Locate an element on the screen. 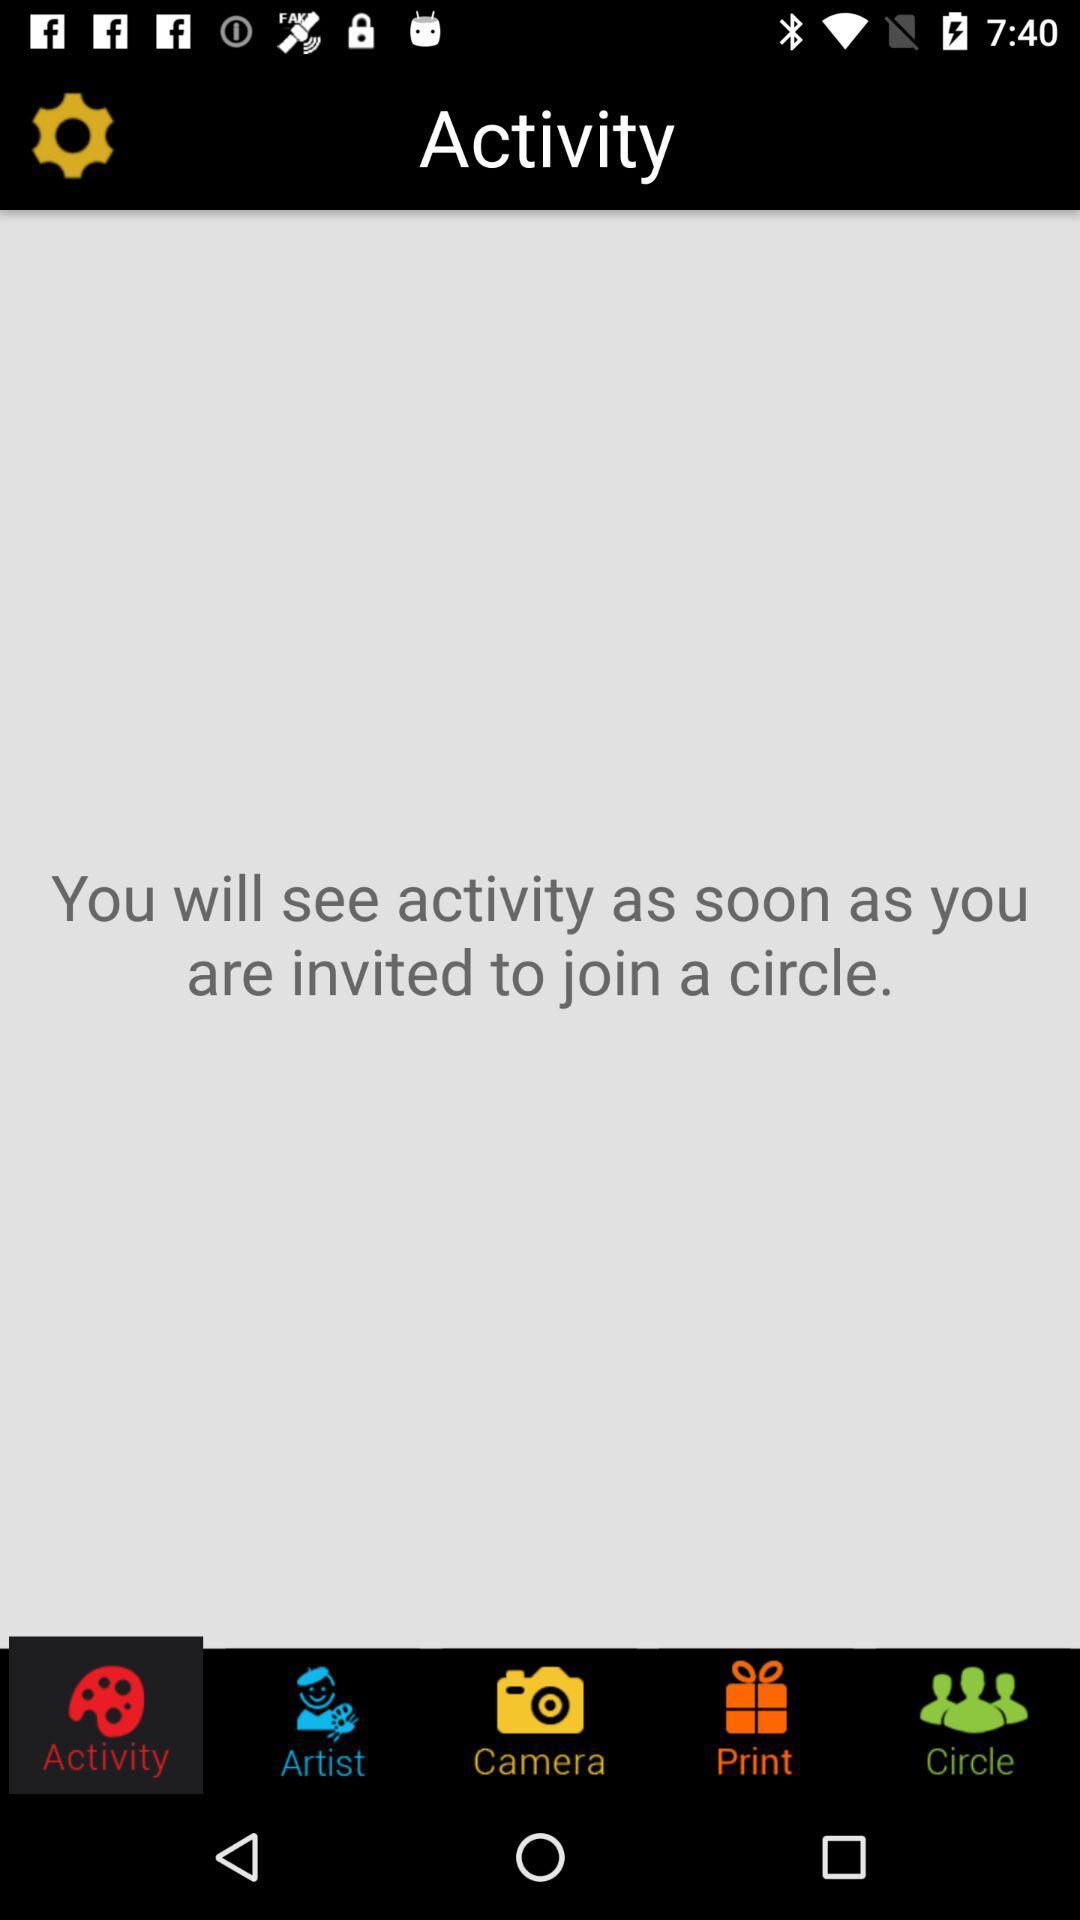 This screenshot has height=1920, width=1080. the item to the left of the activity is located at coordinates (72, 135).